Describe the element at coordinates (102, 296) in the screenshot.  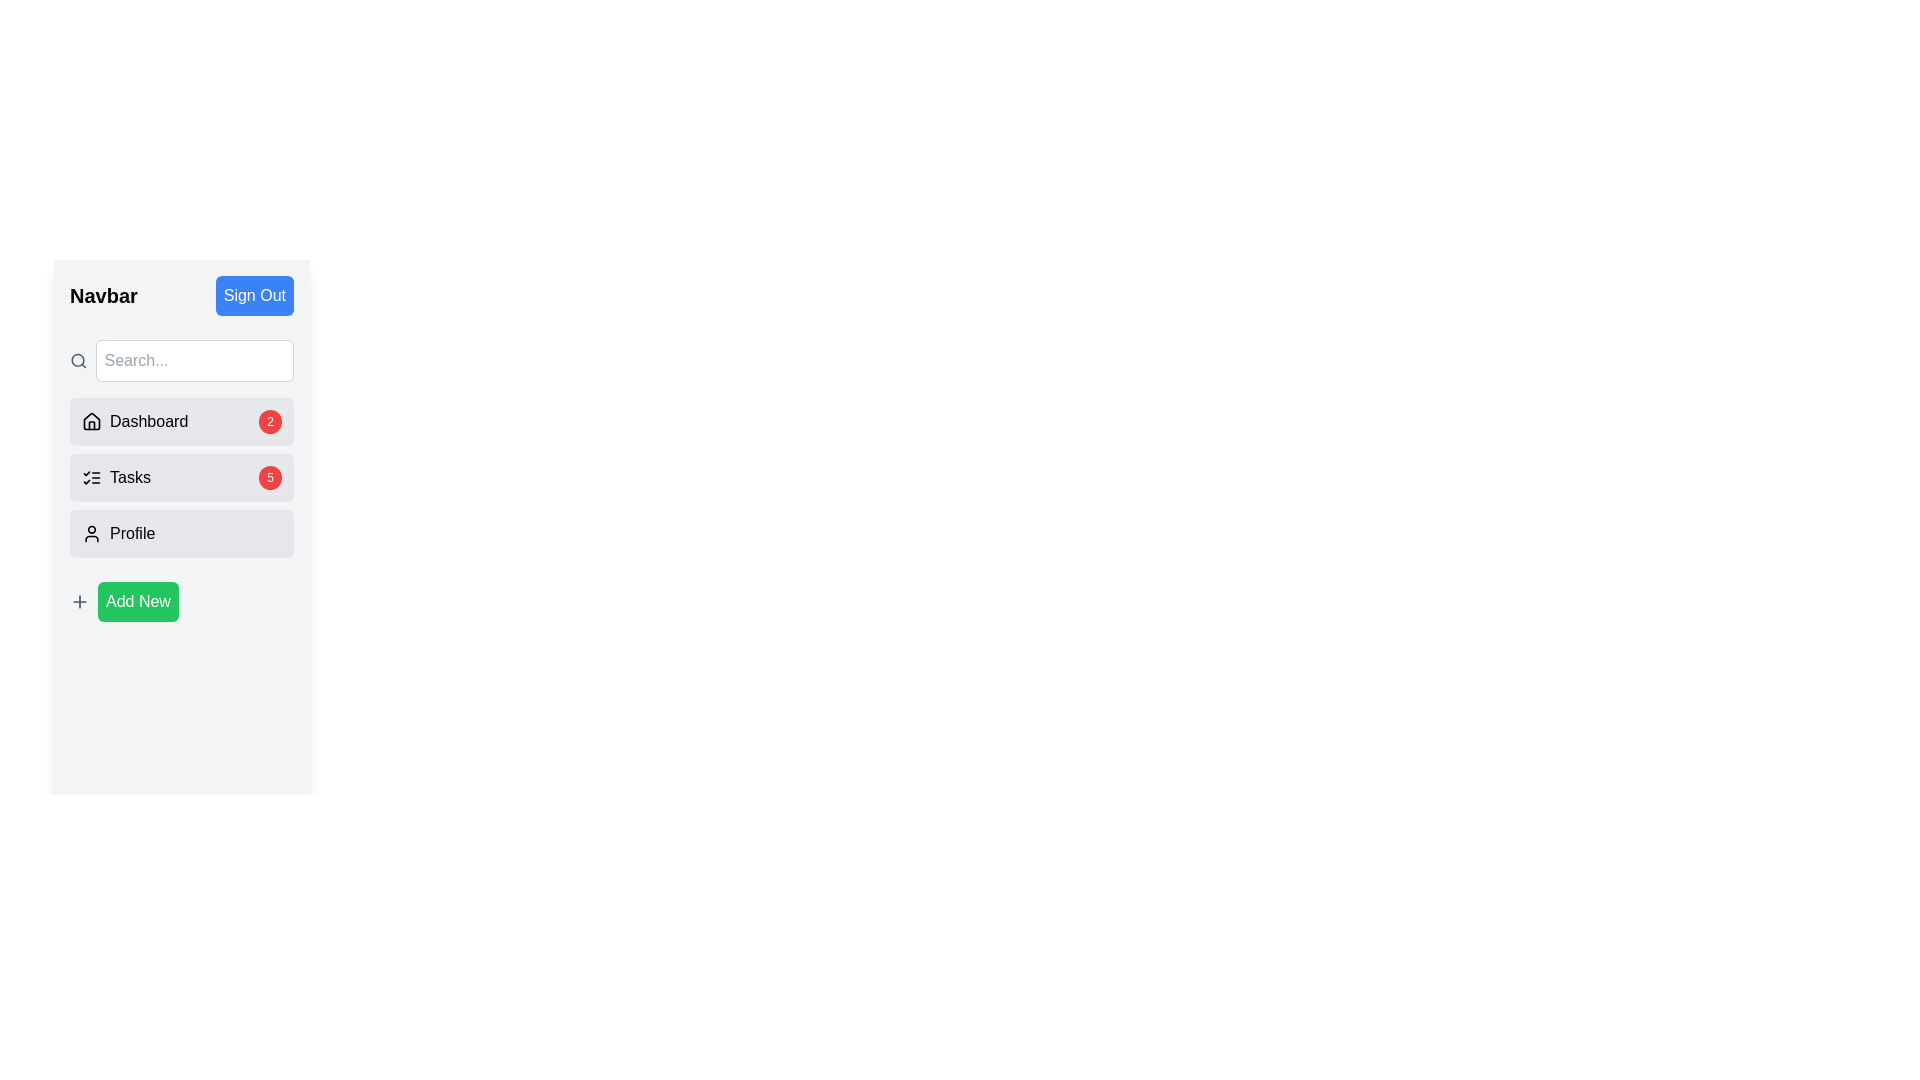
I see `the decorative Text label that serves as a title for the navigation section, located in the upper part of the sidebar layout, aligned with the 'Sign Out' button` at that location.